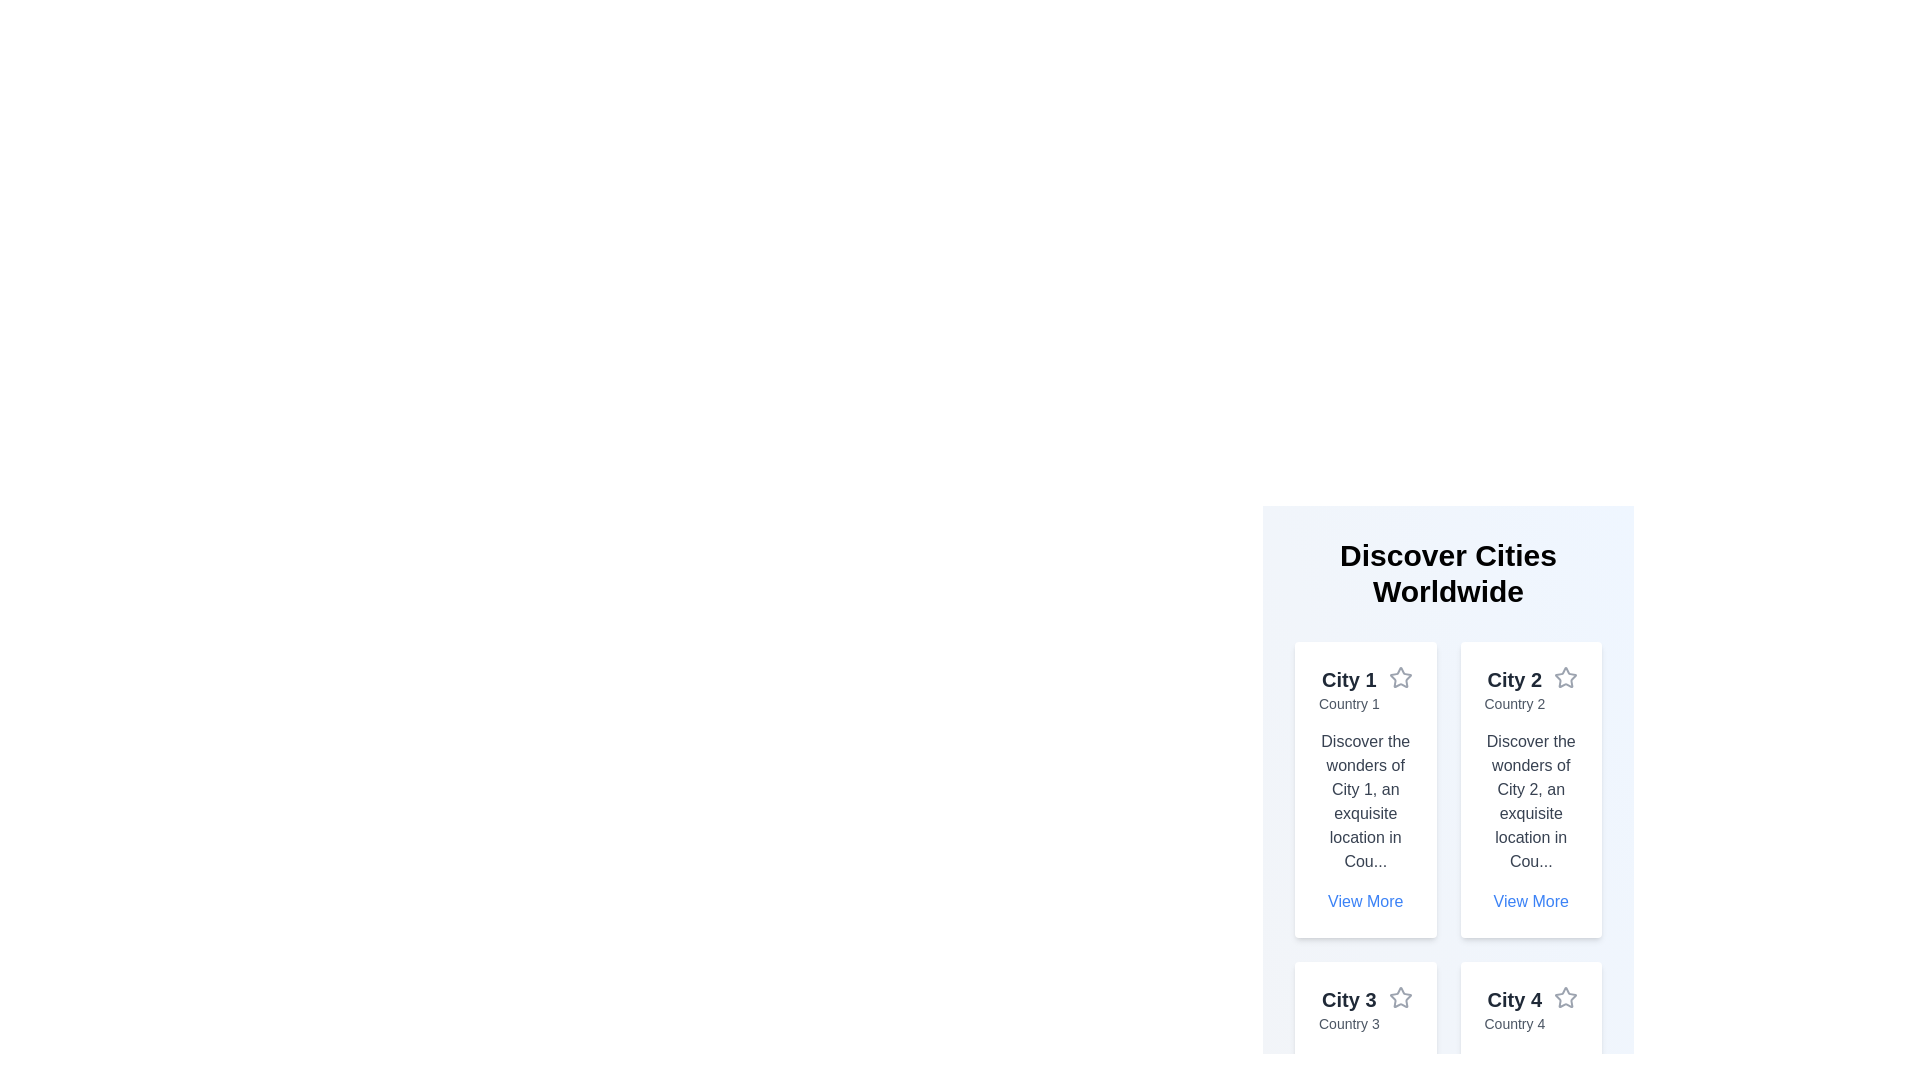 The image size is (1920, 1080). I want to click on the static text label styled with gray font that contains the text 'Country 3', located beneath the title 'City 3' in the third card of the grid layout, so click(1349, 1023).